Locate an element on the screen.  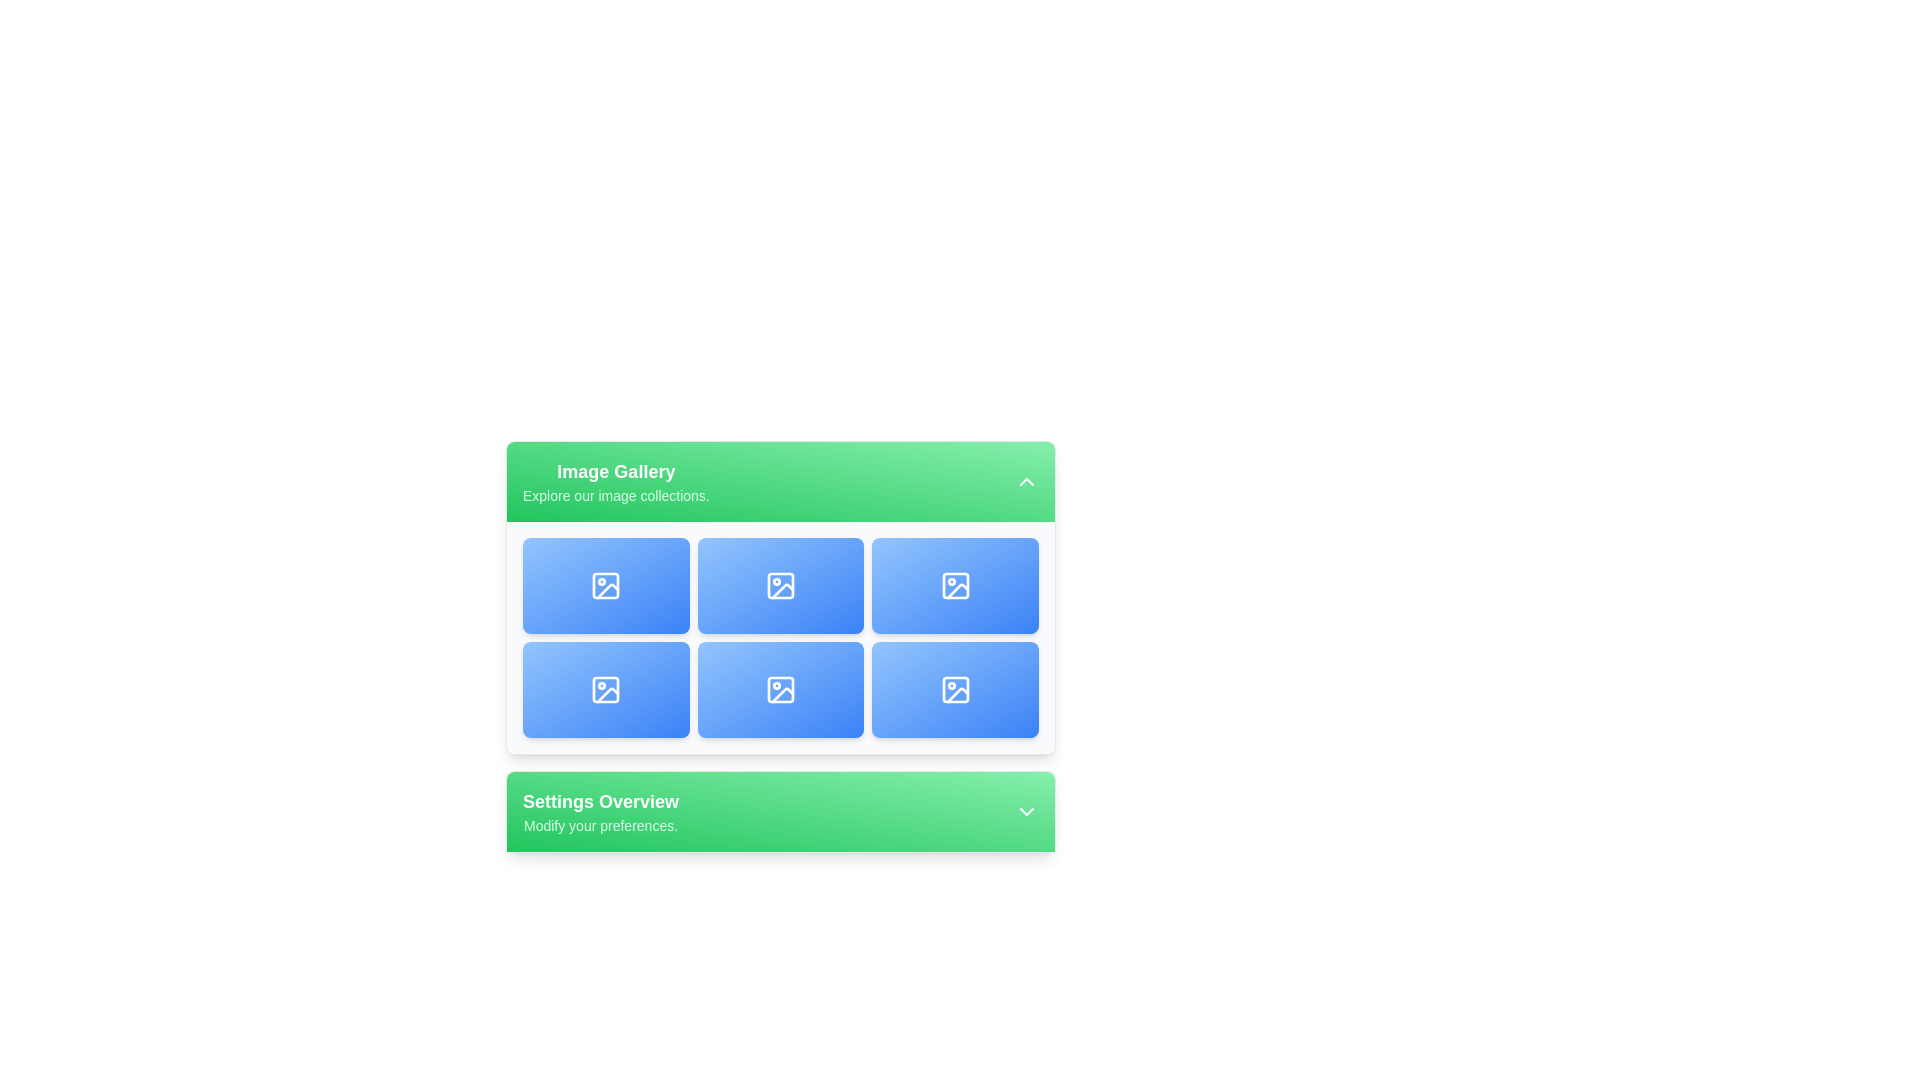
the SVG graphic component located in the bottom-left tile of the image gallery grid is located at coordinates (605, 689).